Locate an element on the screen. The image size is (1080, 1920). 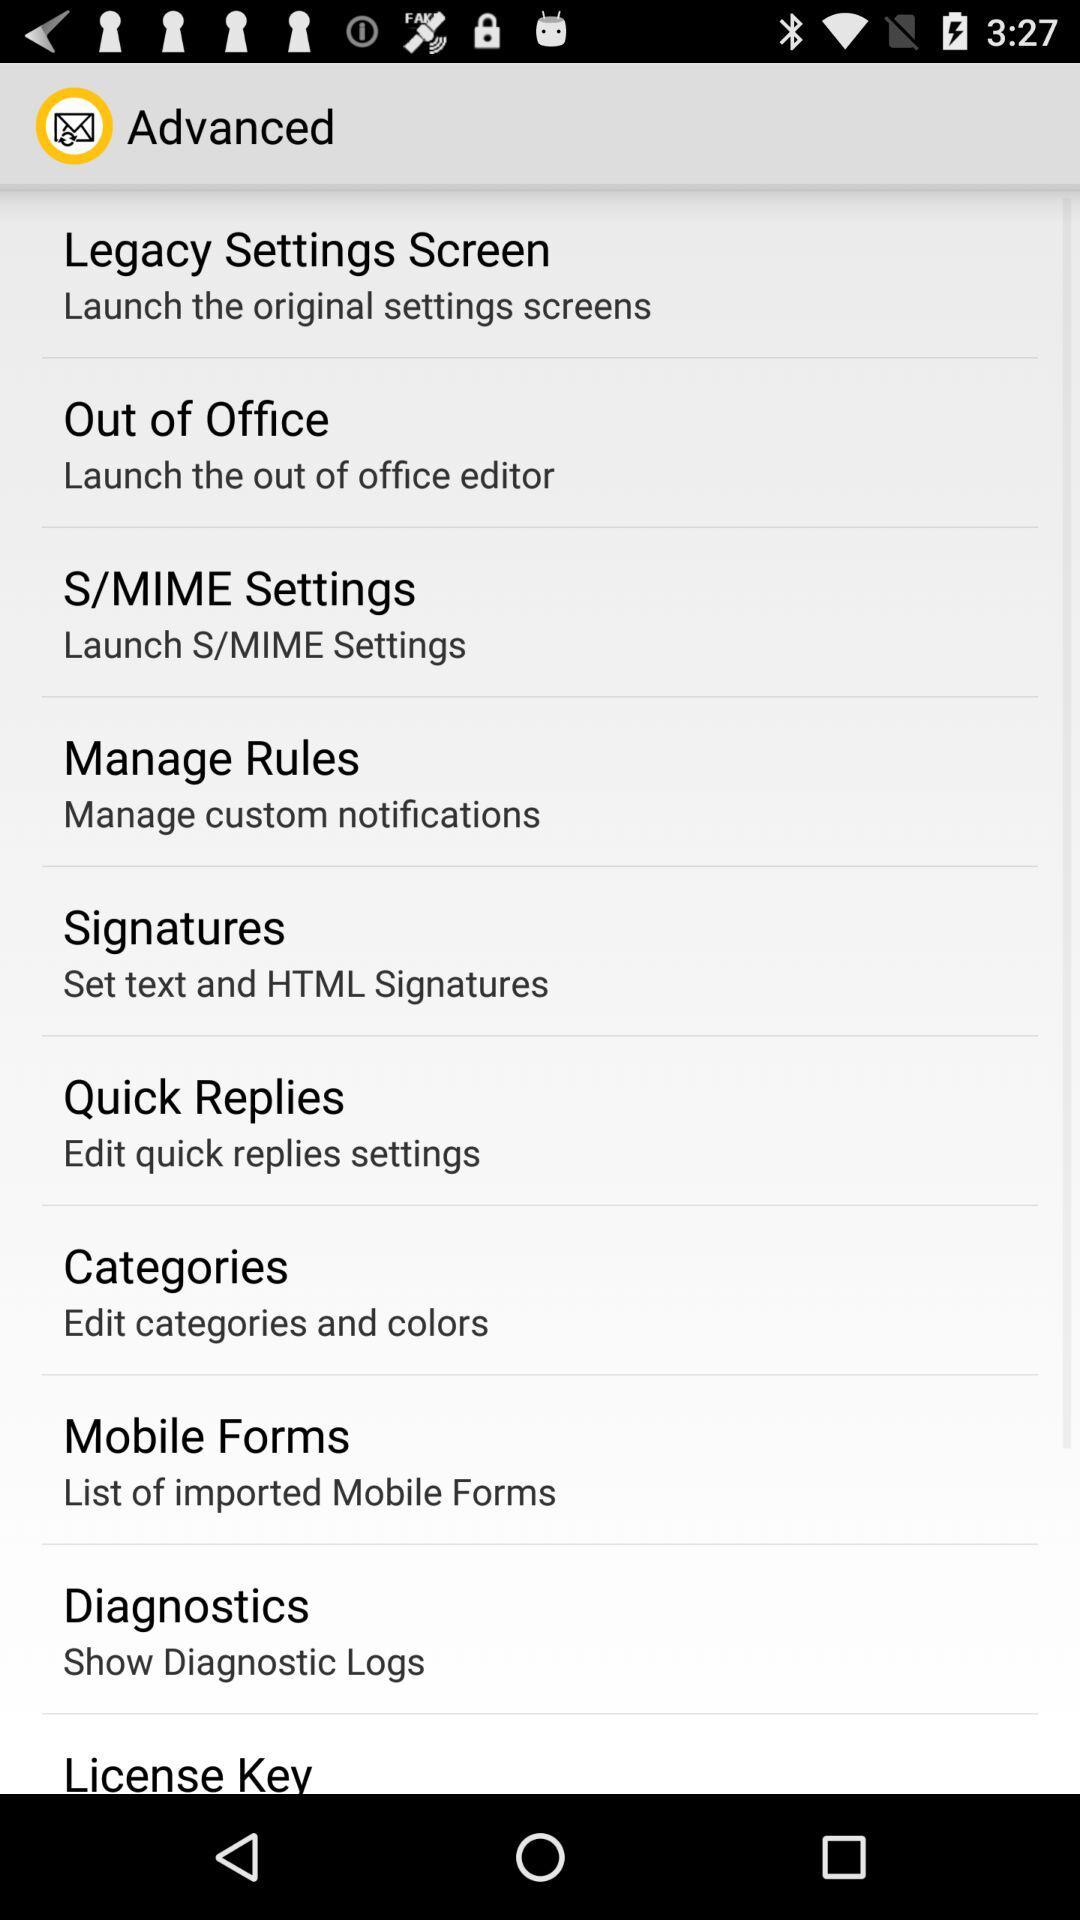
the app above the license key item is located at coordinates (243, 1660).